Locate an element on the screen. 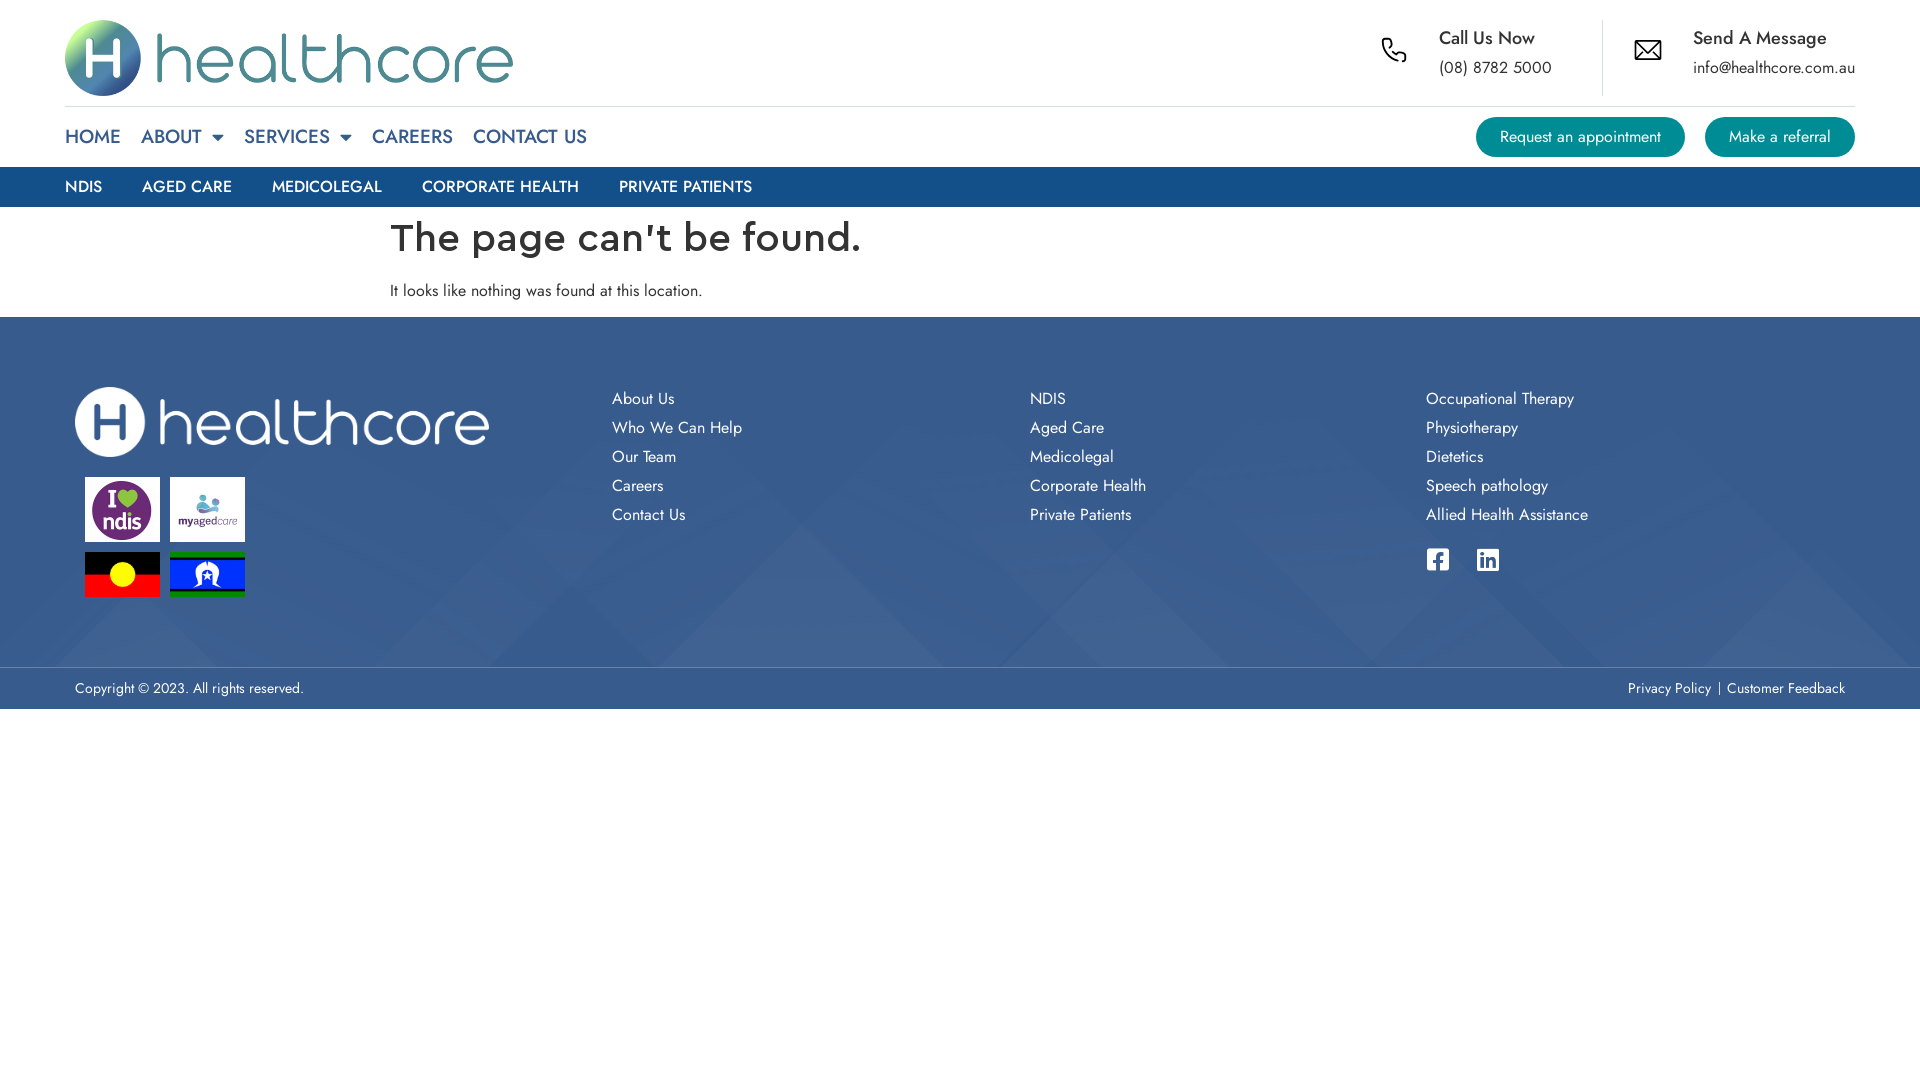 The width and height of the screenshot is (1920, 1080). 'PRIVATE PATIENTS' is located at coordinates (685, 186).